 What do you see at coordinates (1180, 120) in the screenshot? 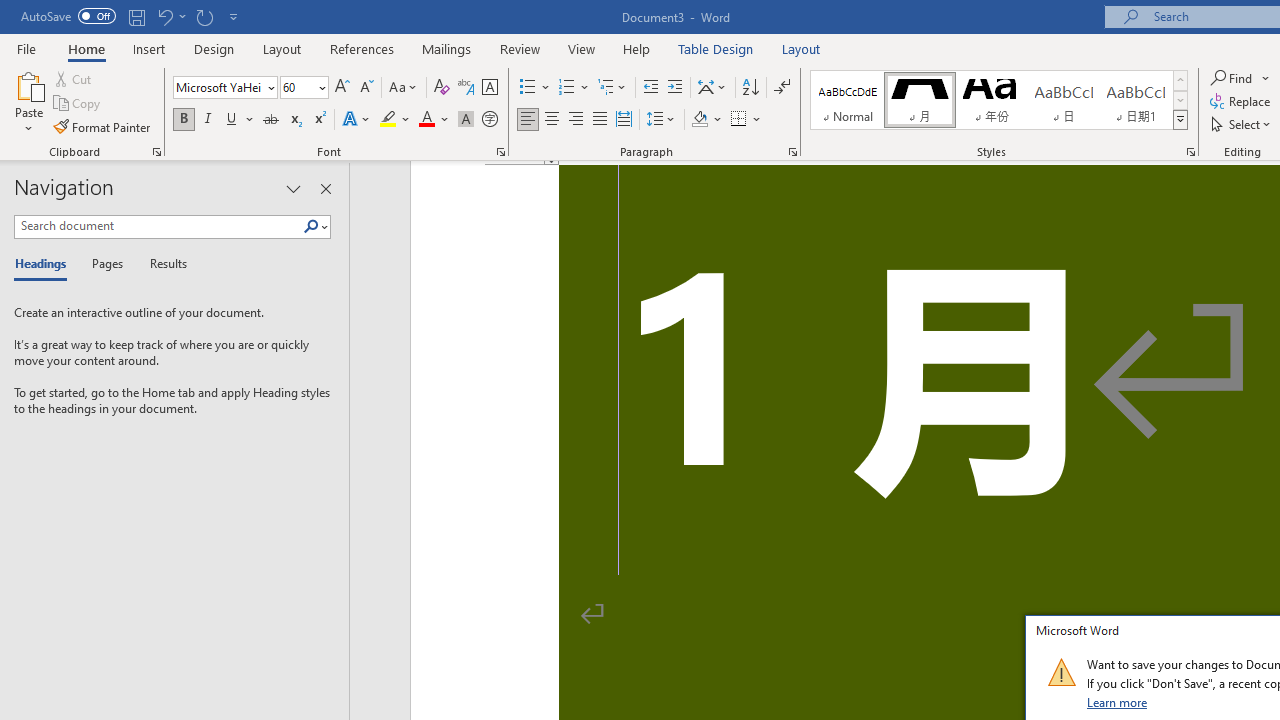
I see `'Styles'` at bounding box center [1180, 120].